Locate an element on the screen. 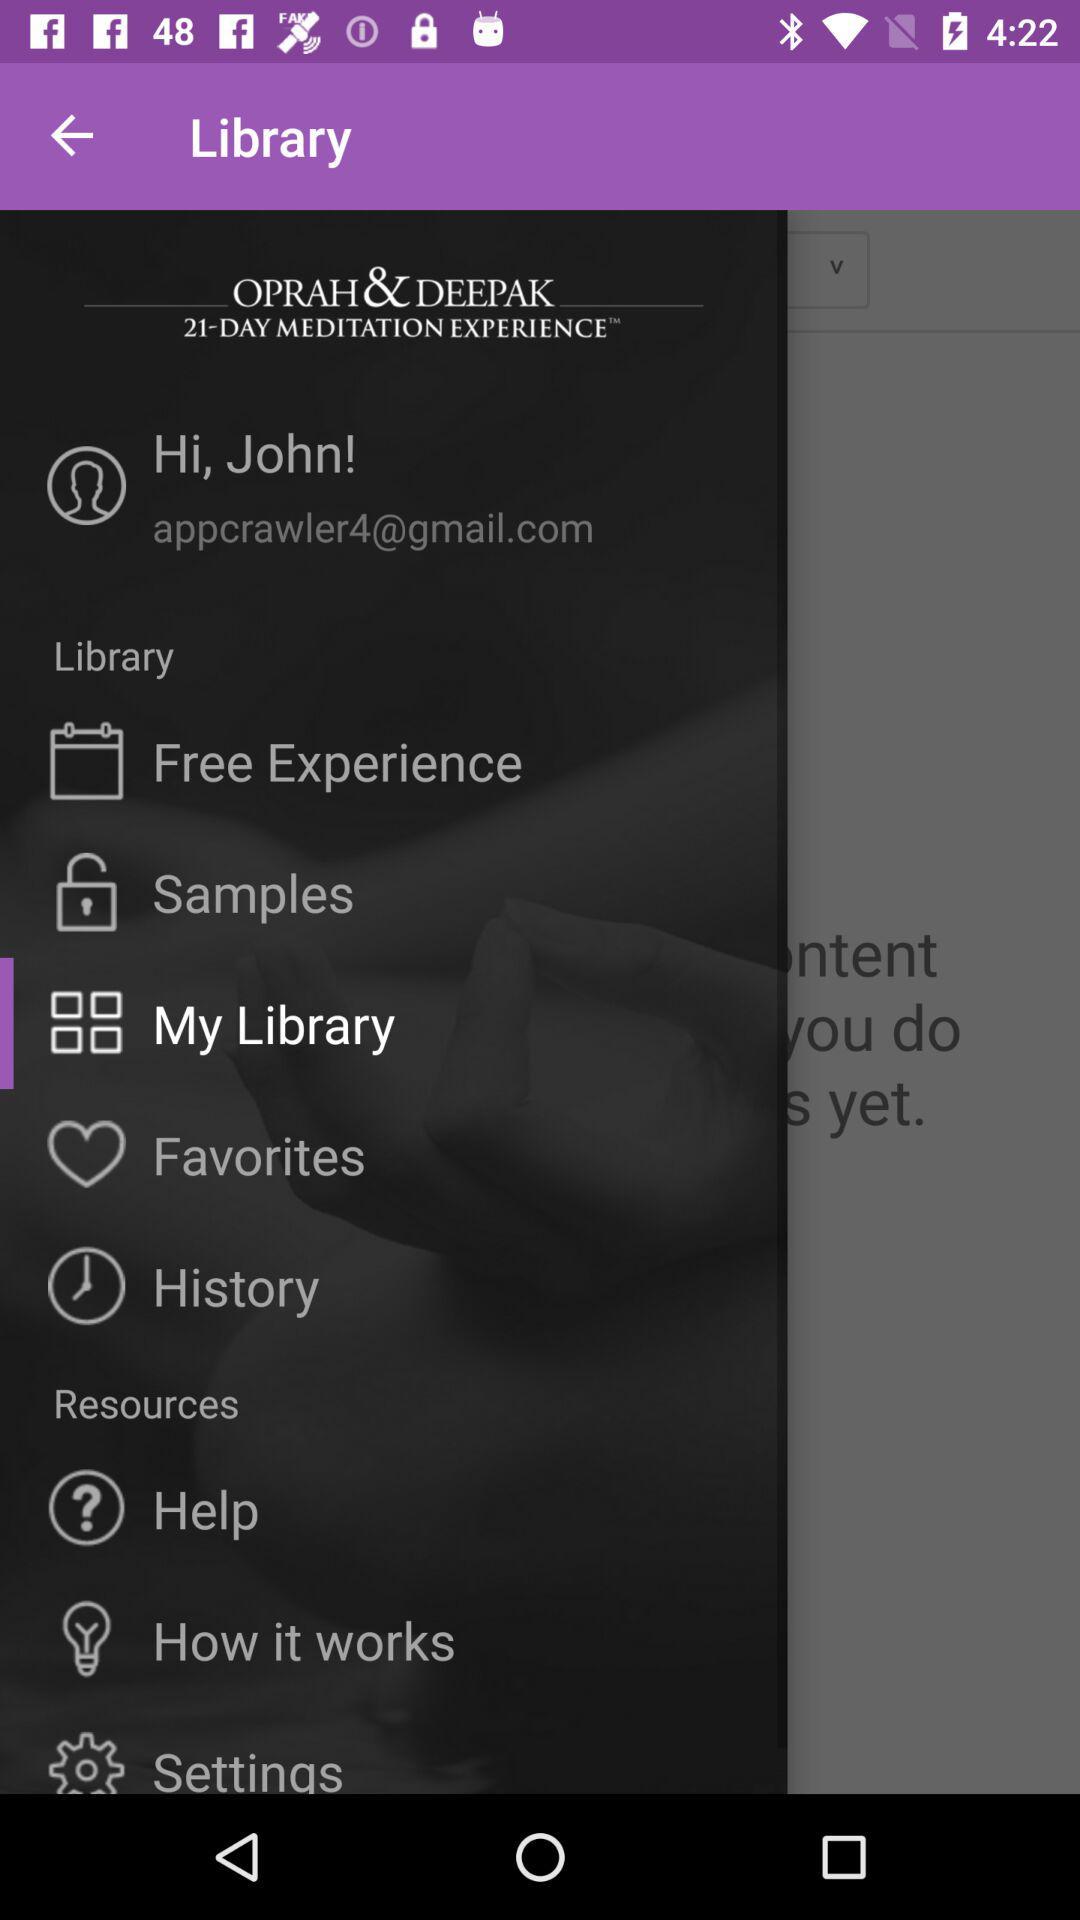  the free experience is located at coordinates (336, 759).